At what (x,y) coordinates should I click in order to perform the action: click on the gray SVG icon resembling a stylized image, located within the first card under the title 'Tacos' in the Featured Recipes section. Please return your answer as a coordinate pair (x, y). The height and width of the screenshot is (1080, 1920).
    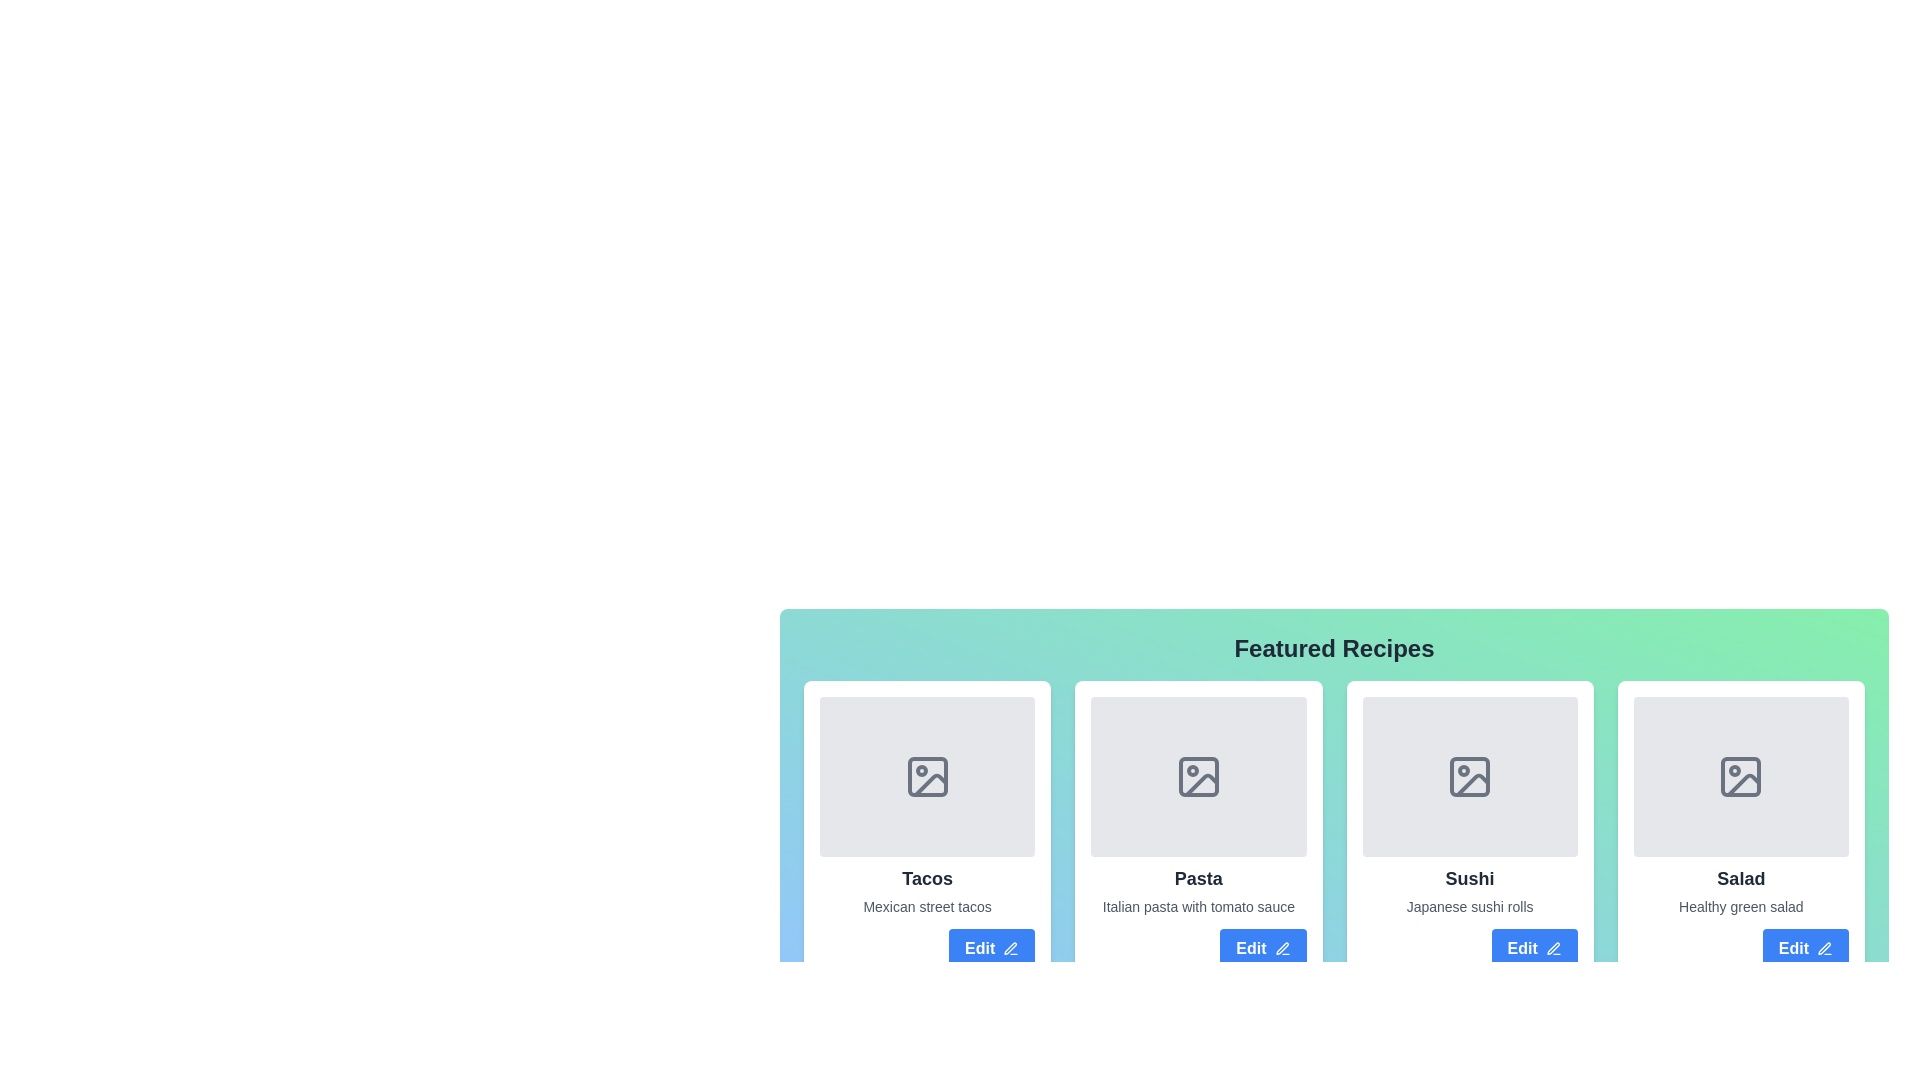
    Looking at the image, I should click on (926, 775).